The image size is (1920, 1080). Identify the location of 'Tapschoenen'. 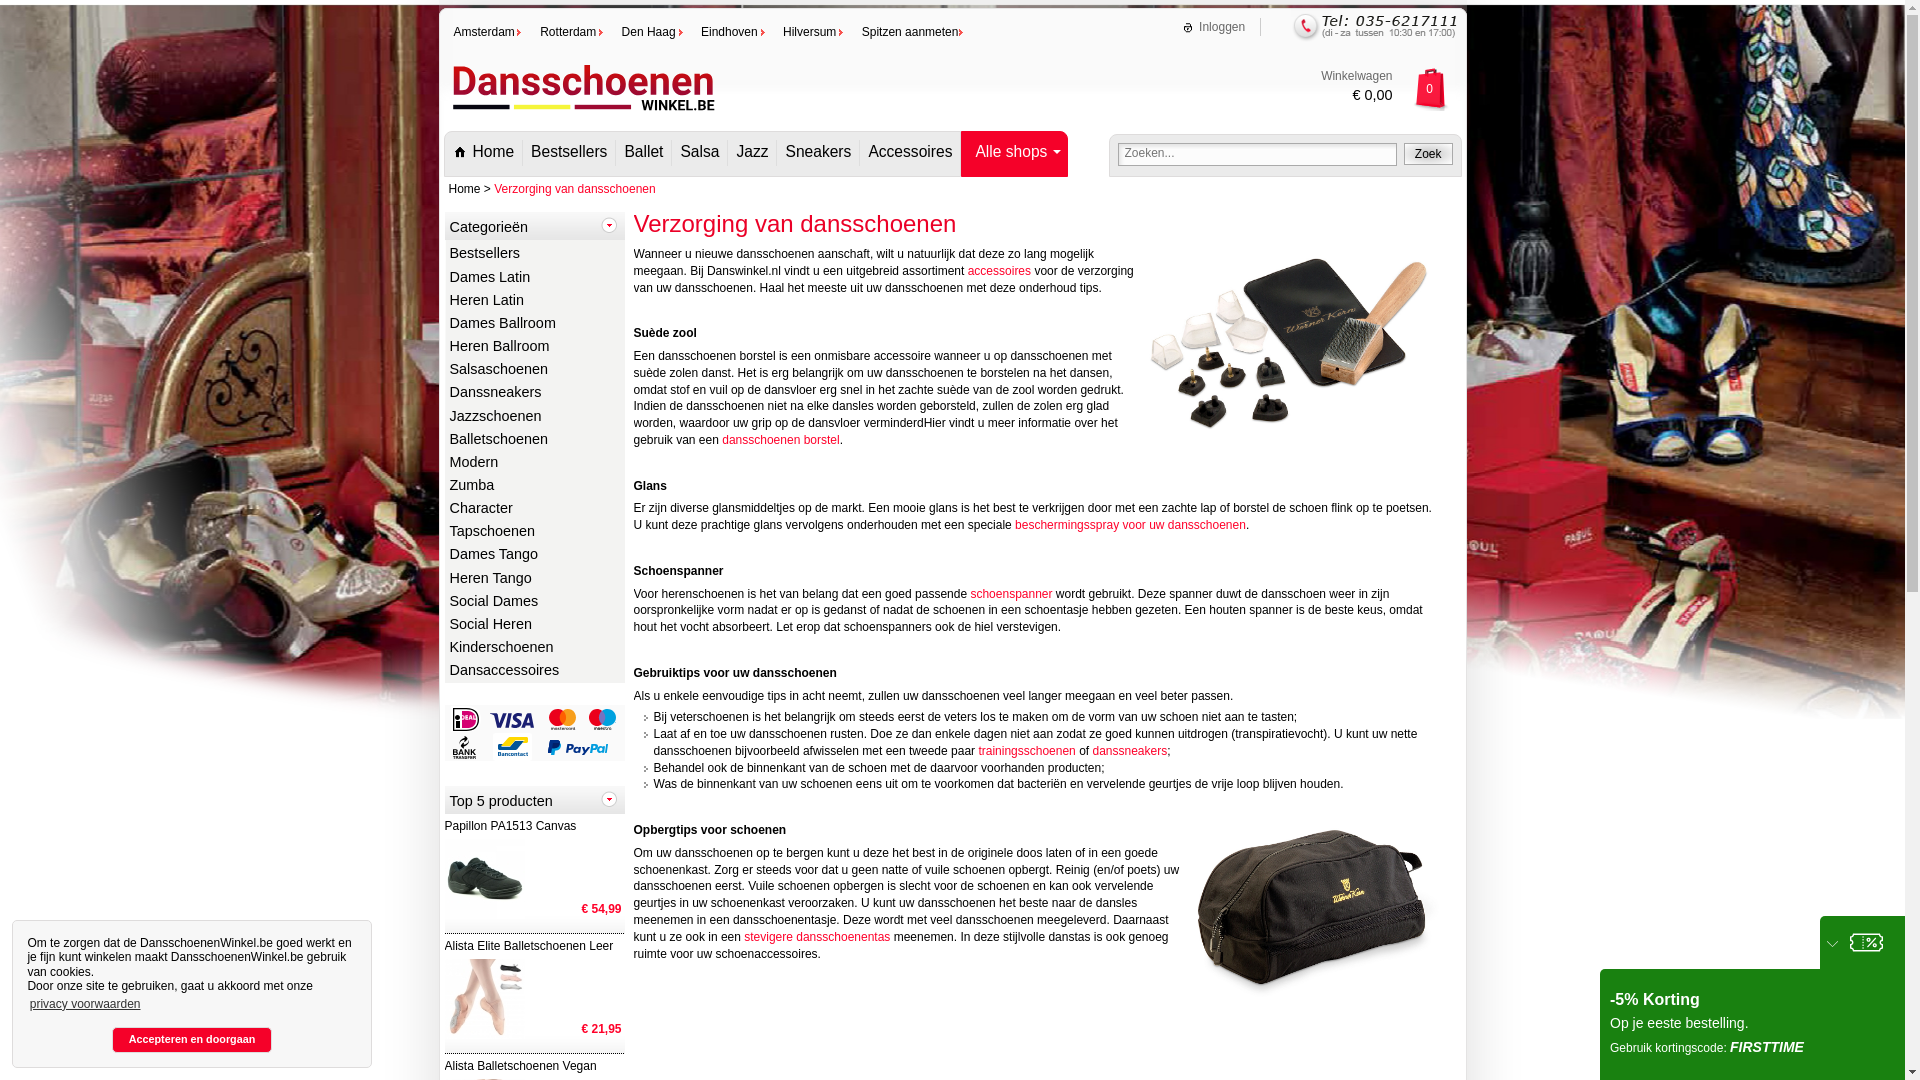
(533, 531).